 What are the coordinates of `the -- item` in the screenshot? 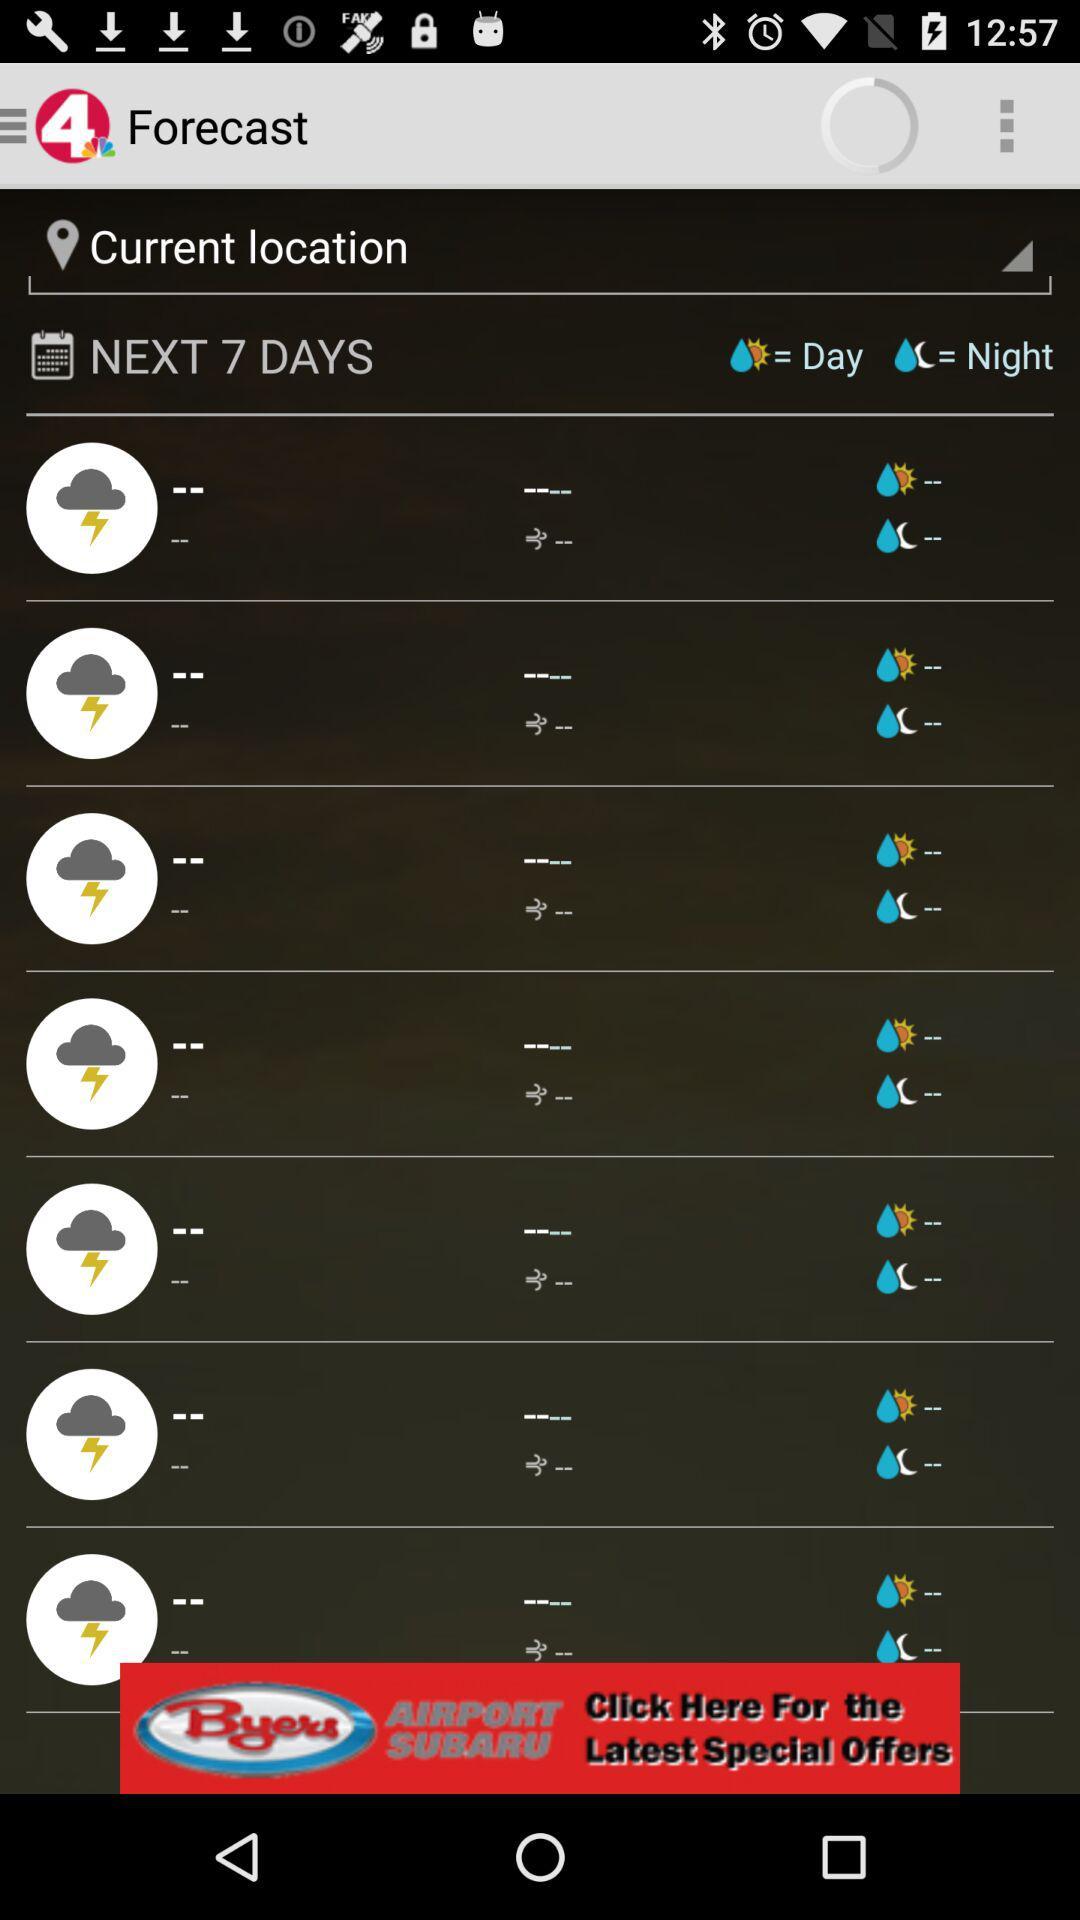 It's located at (535, 486).